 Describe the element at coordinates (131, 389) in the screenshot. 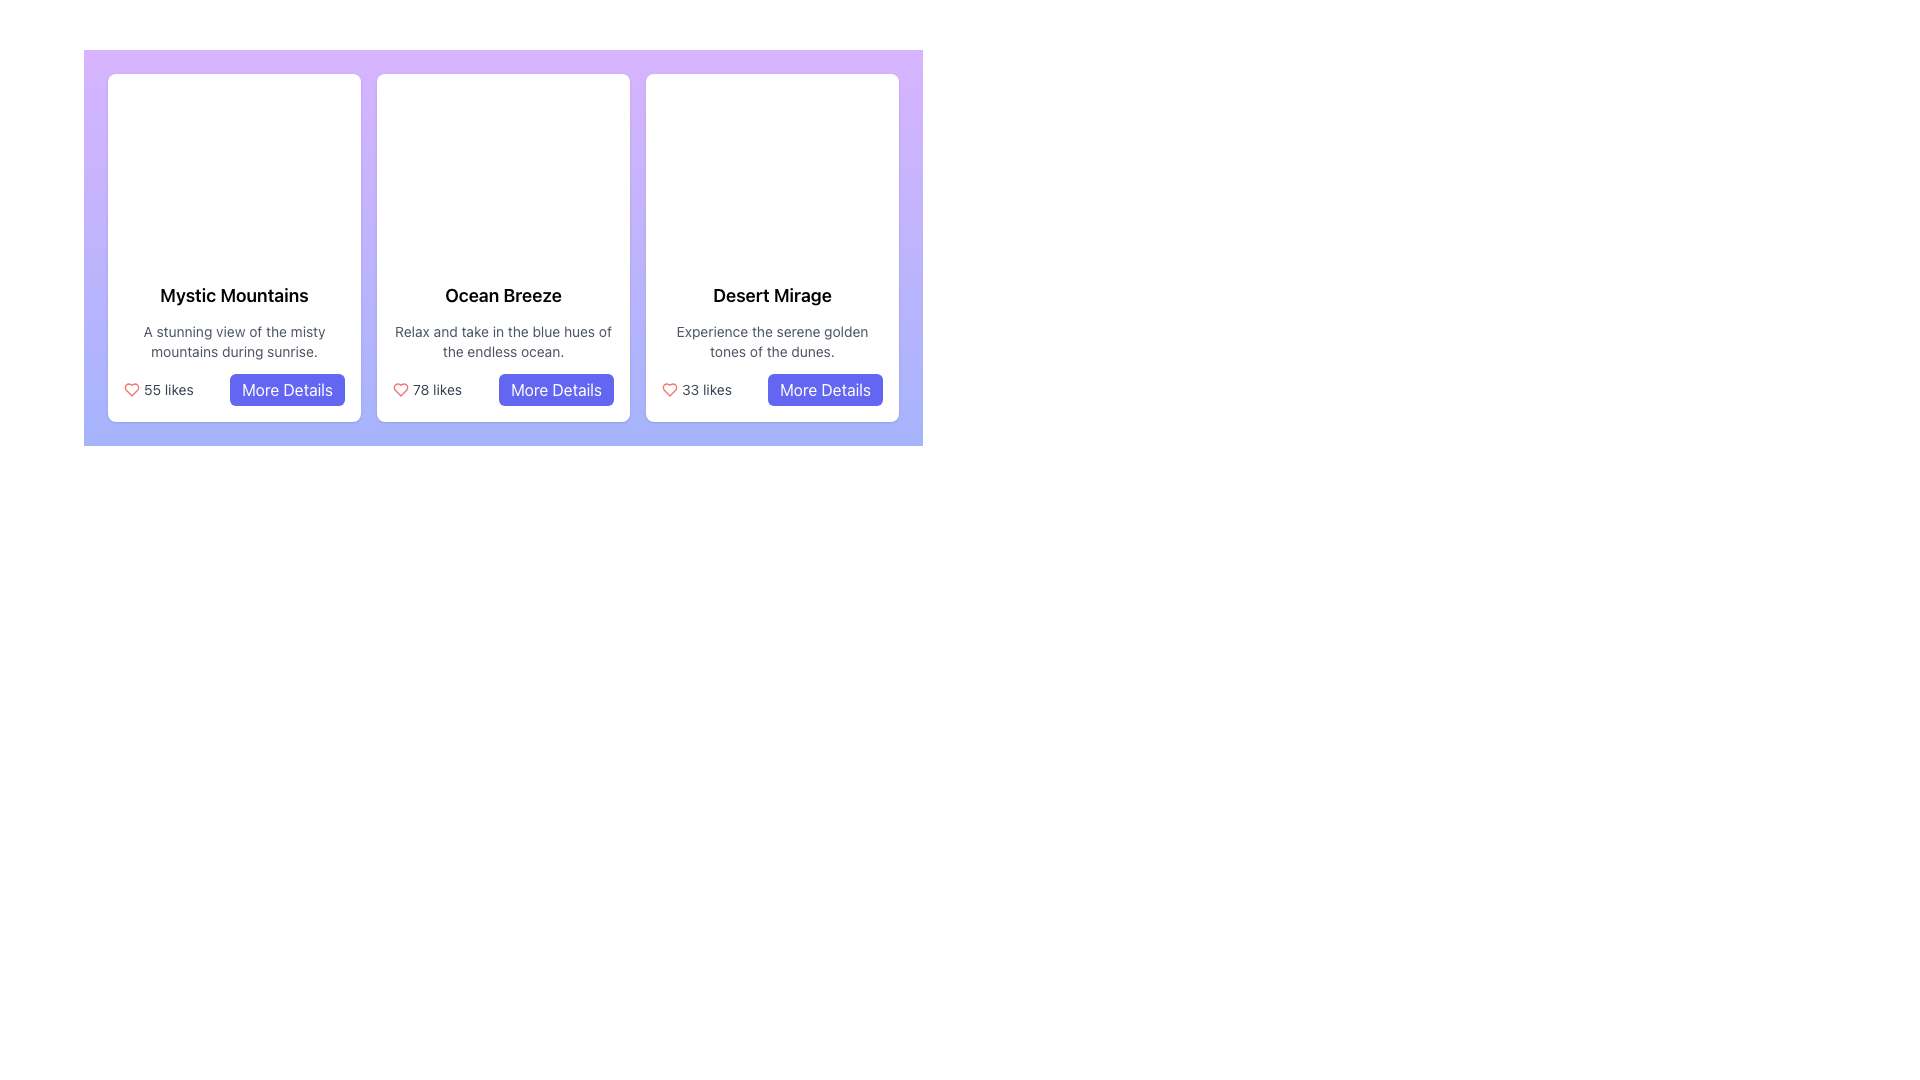

I see `the heart-shaped icon with a red color fill located next to the '55 likes' text in the first card under the 'Mystic Mountains' title` at that location.